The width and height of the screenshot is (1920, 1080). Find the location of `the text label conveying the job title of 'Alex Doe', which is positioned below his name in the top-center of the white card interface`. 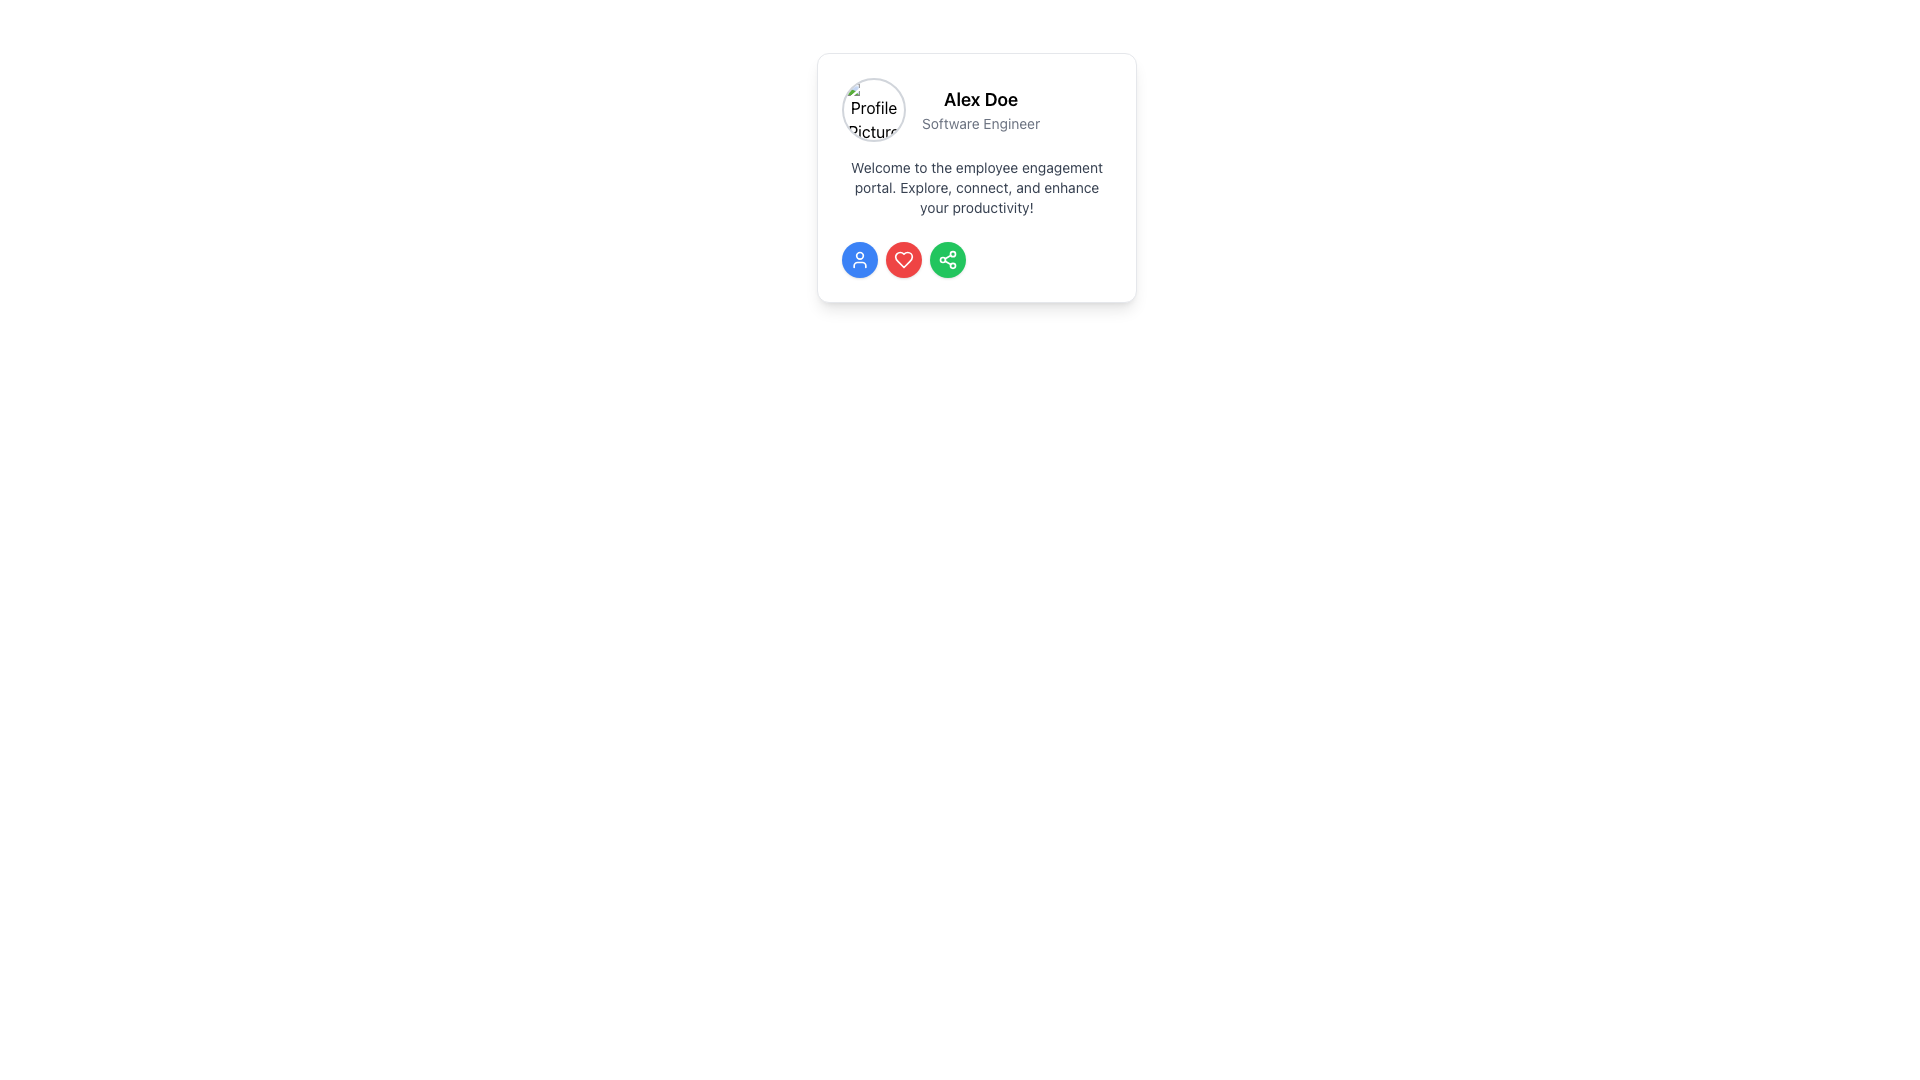

the text label conveying the job title of 'Alex Doe', which is positioned below his name in the top-center of the white card interface is located at coordinates (981, 123).